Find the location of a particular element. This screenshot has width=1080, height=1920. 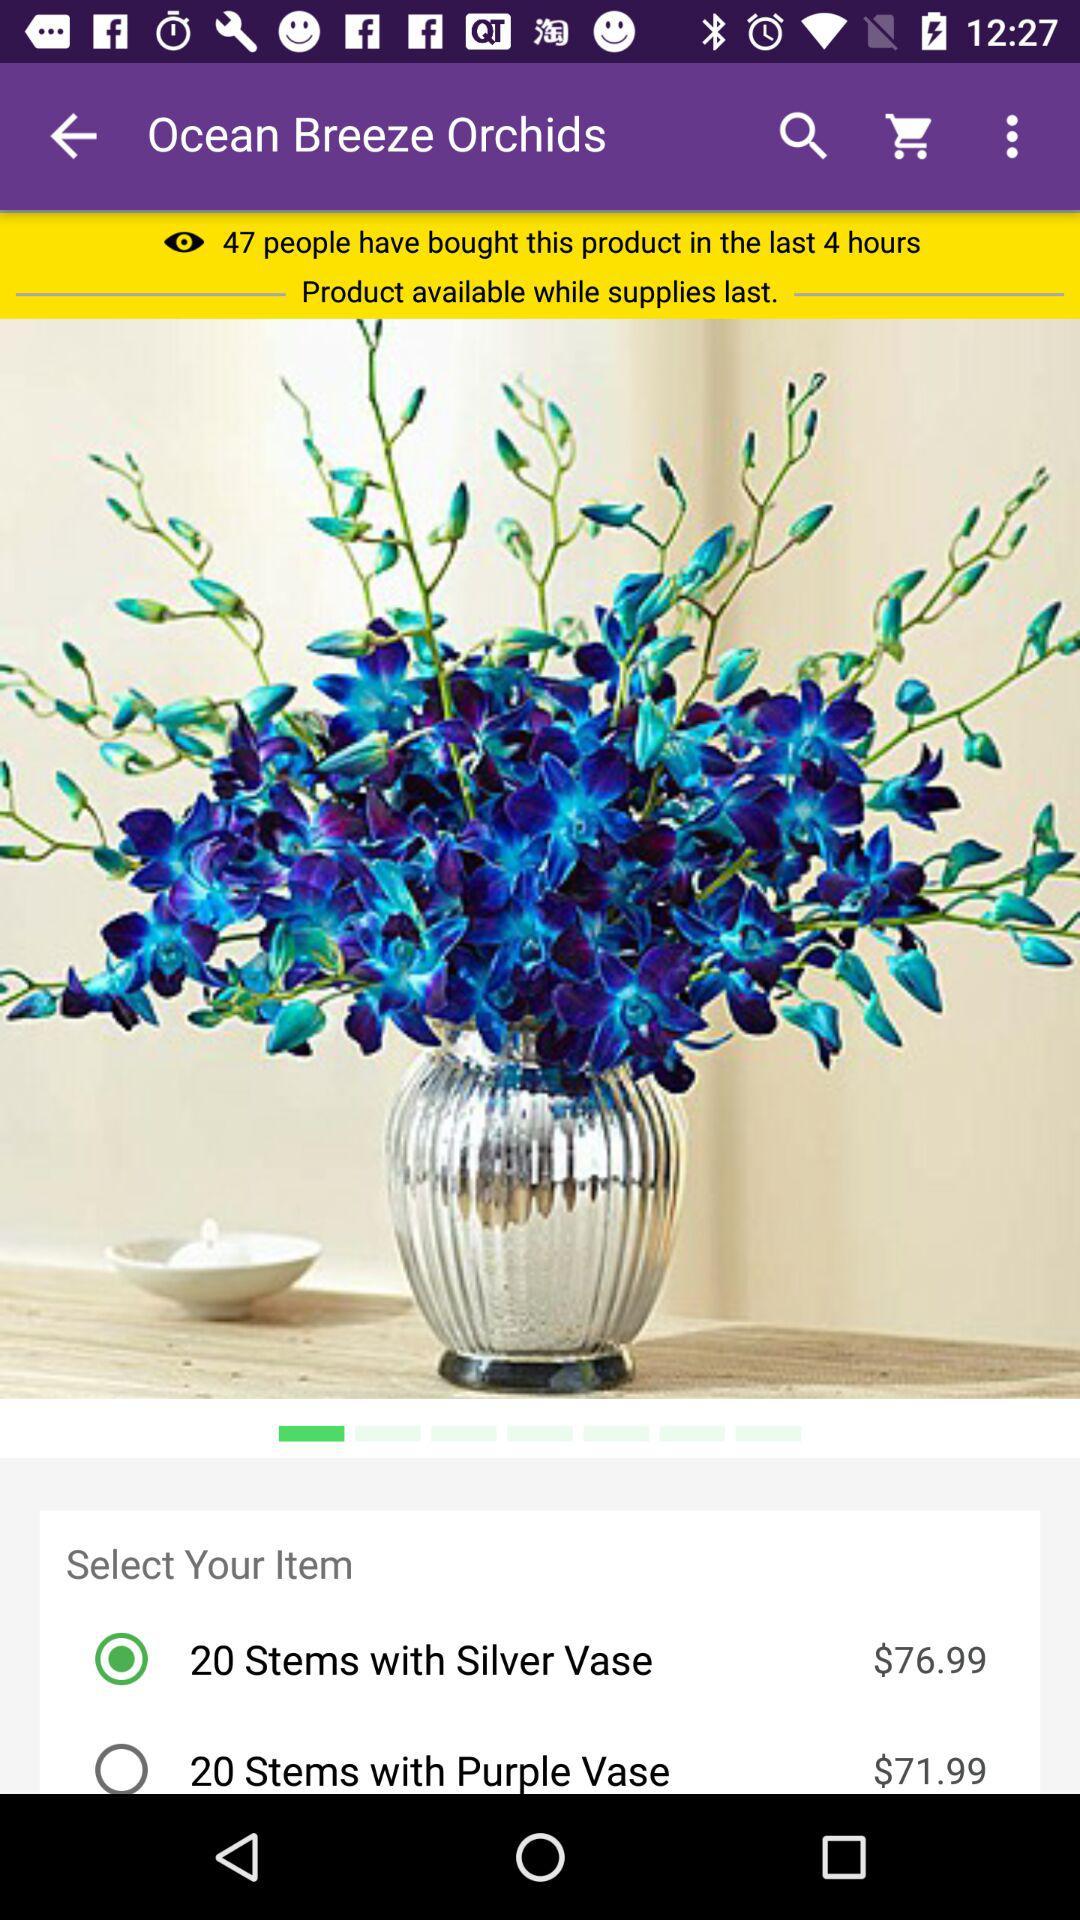

the item next to ocean breeze orchids is located at coordinates (72, 135).